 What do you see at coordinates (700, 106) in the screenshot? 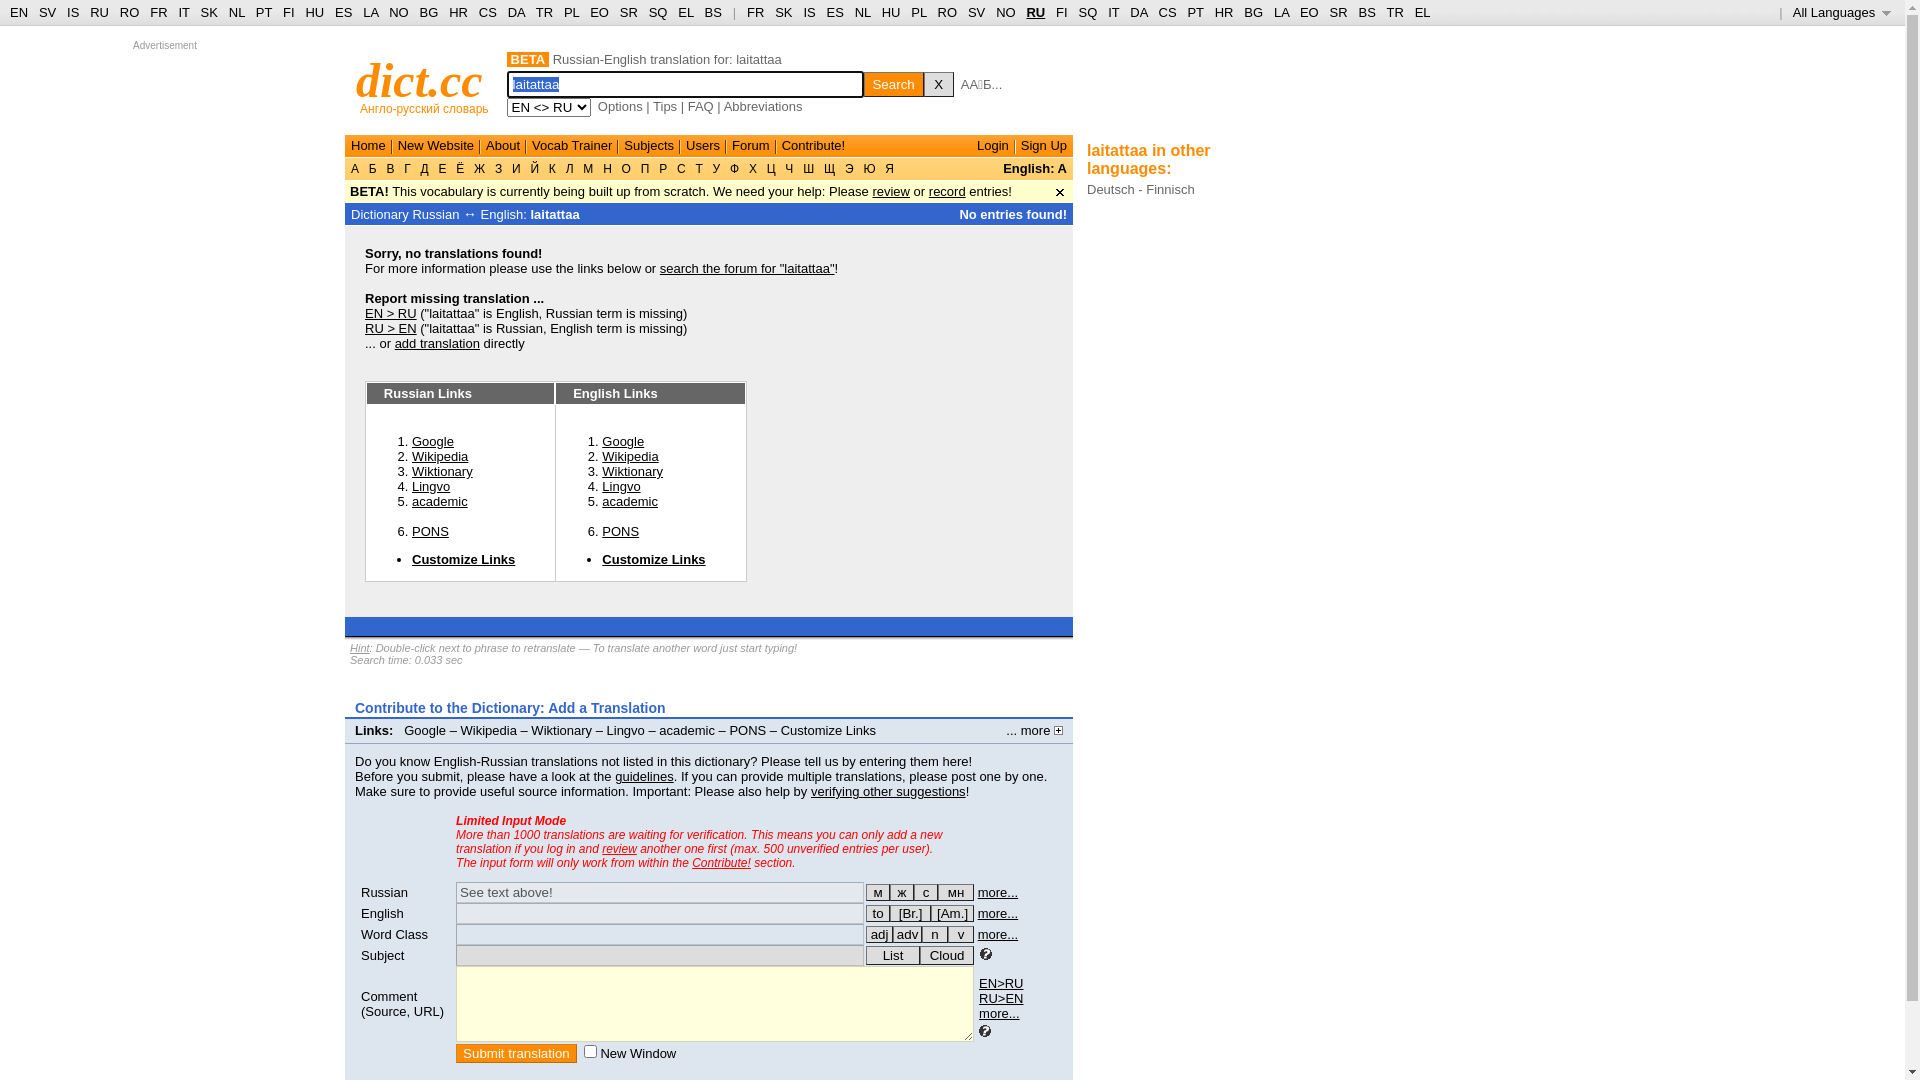
I see `'FAQ'` at bounding box center [700, 106].